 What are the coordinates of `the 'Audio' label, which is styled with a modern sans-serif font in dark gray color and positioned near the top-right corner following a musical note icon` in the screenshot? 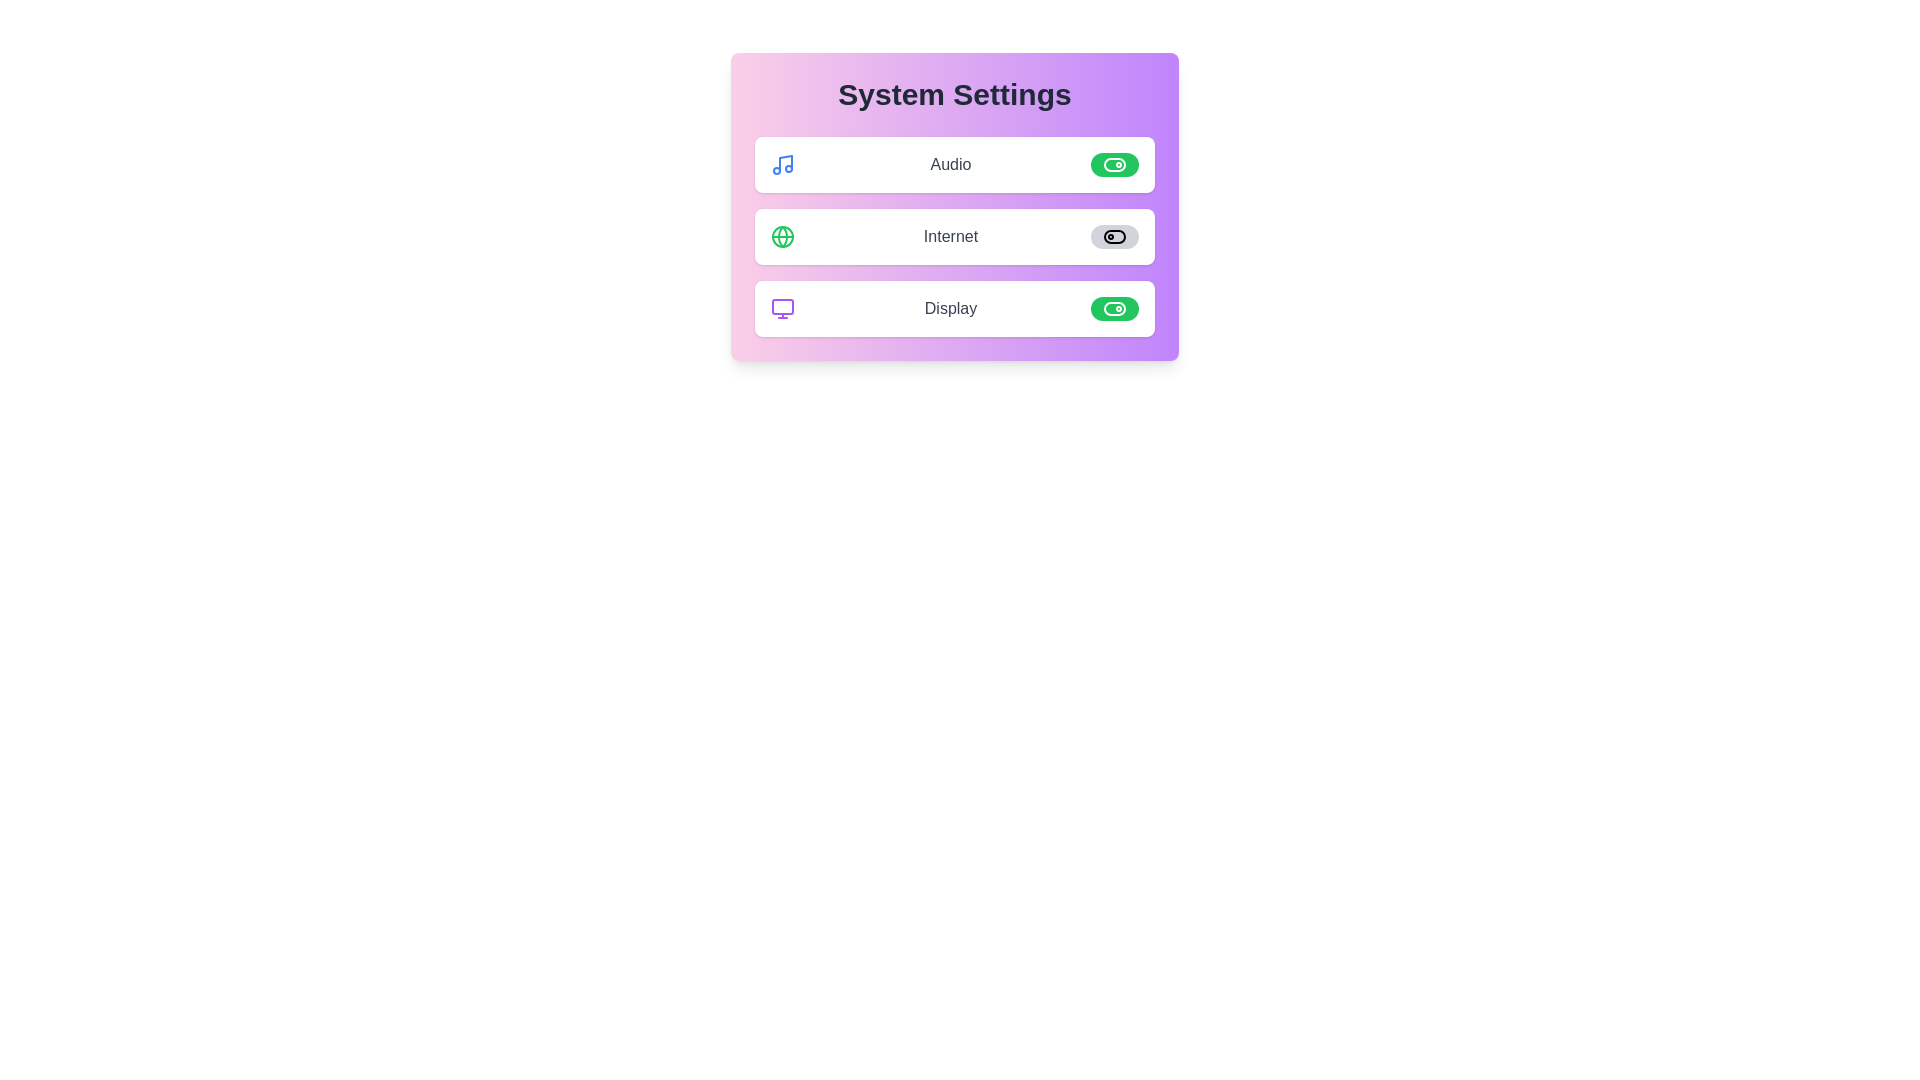 It's located at (949, 164).